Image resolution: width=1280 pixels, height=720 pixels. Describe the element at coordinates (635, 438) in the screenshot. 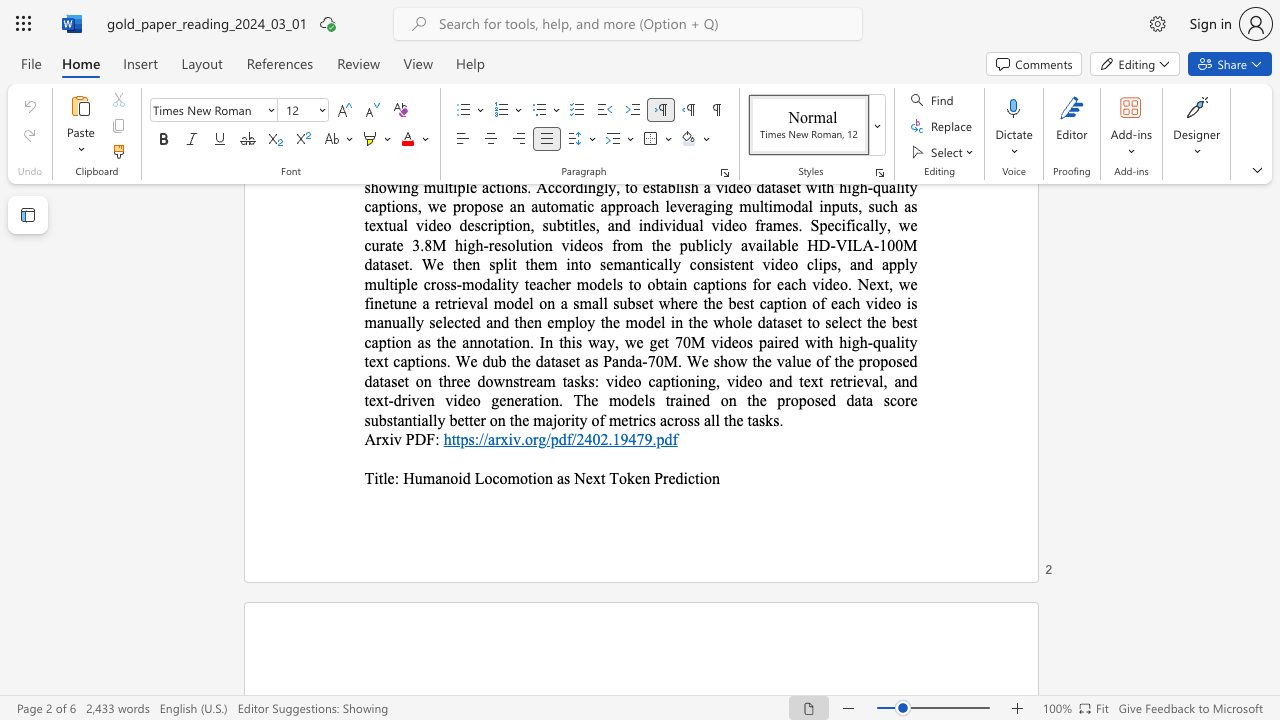

I see `the subset text "79." within the text "https://arxiv.org/pdf/2402.19479.pdf"` at that location.